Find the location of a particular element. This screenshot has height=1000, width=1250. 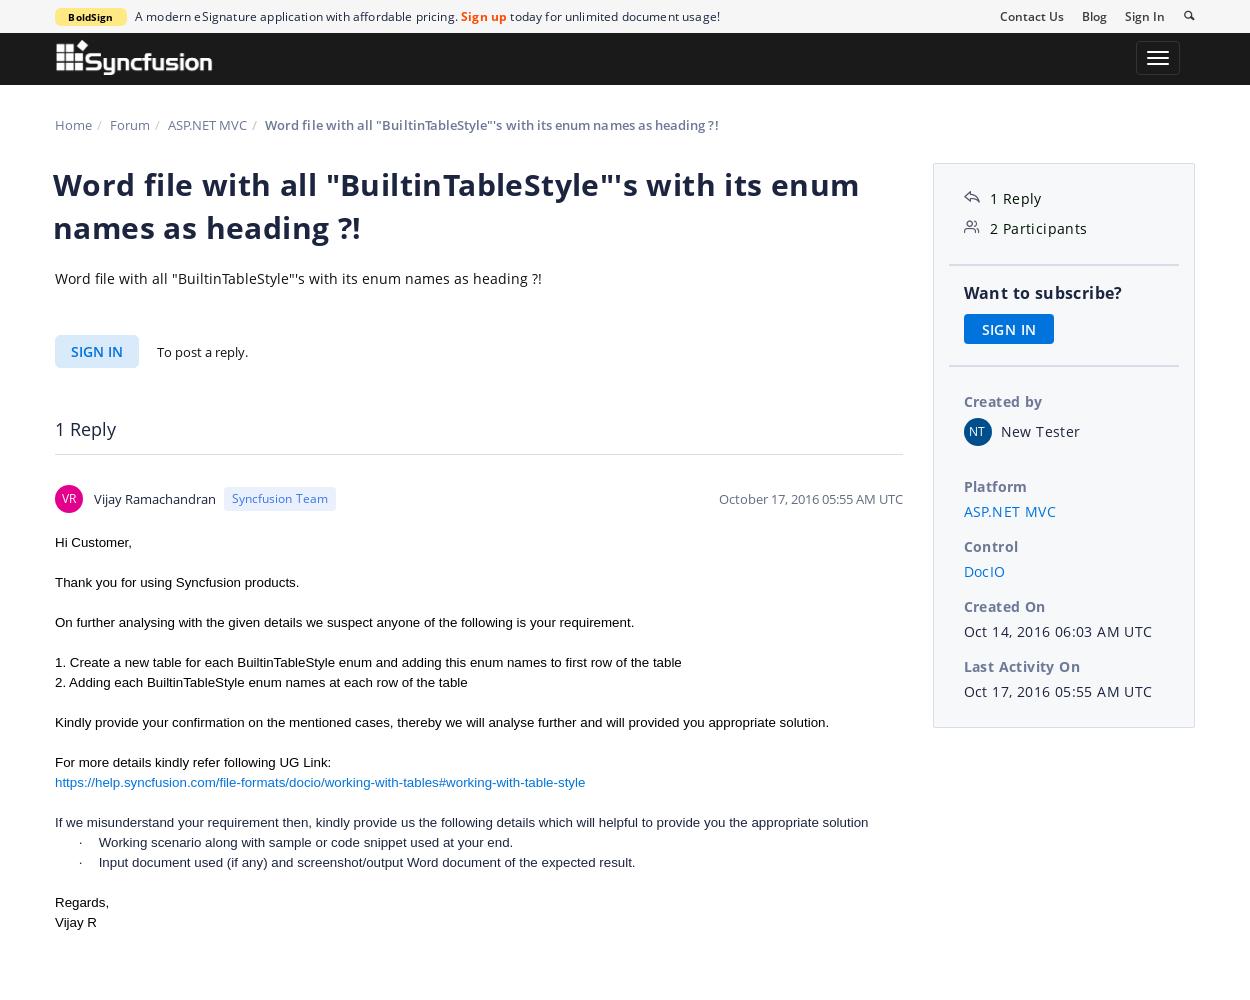

'2 Participants' is located at coordinates (1038, 226).